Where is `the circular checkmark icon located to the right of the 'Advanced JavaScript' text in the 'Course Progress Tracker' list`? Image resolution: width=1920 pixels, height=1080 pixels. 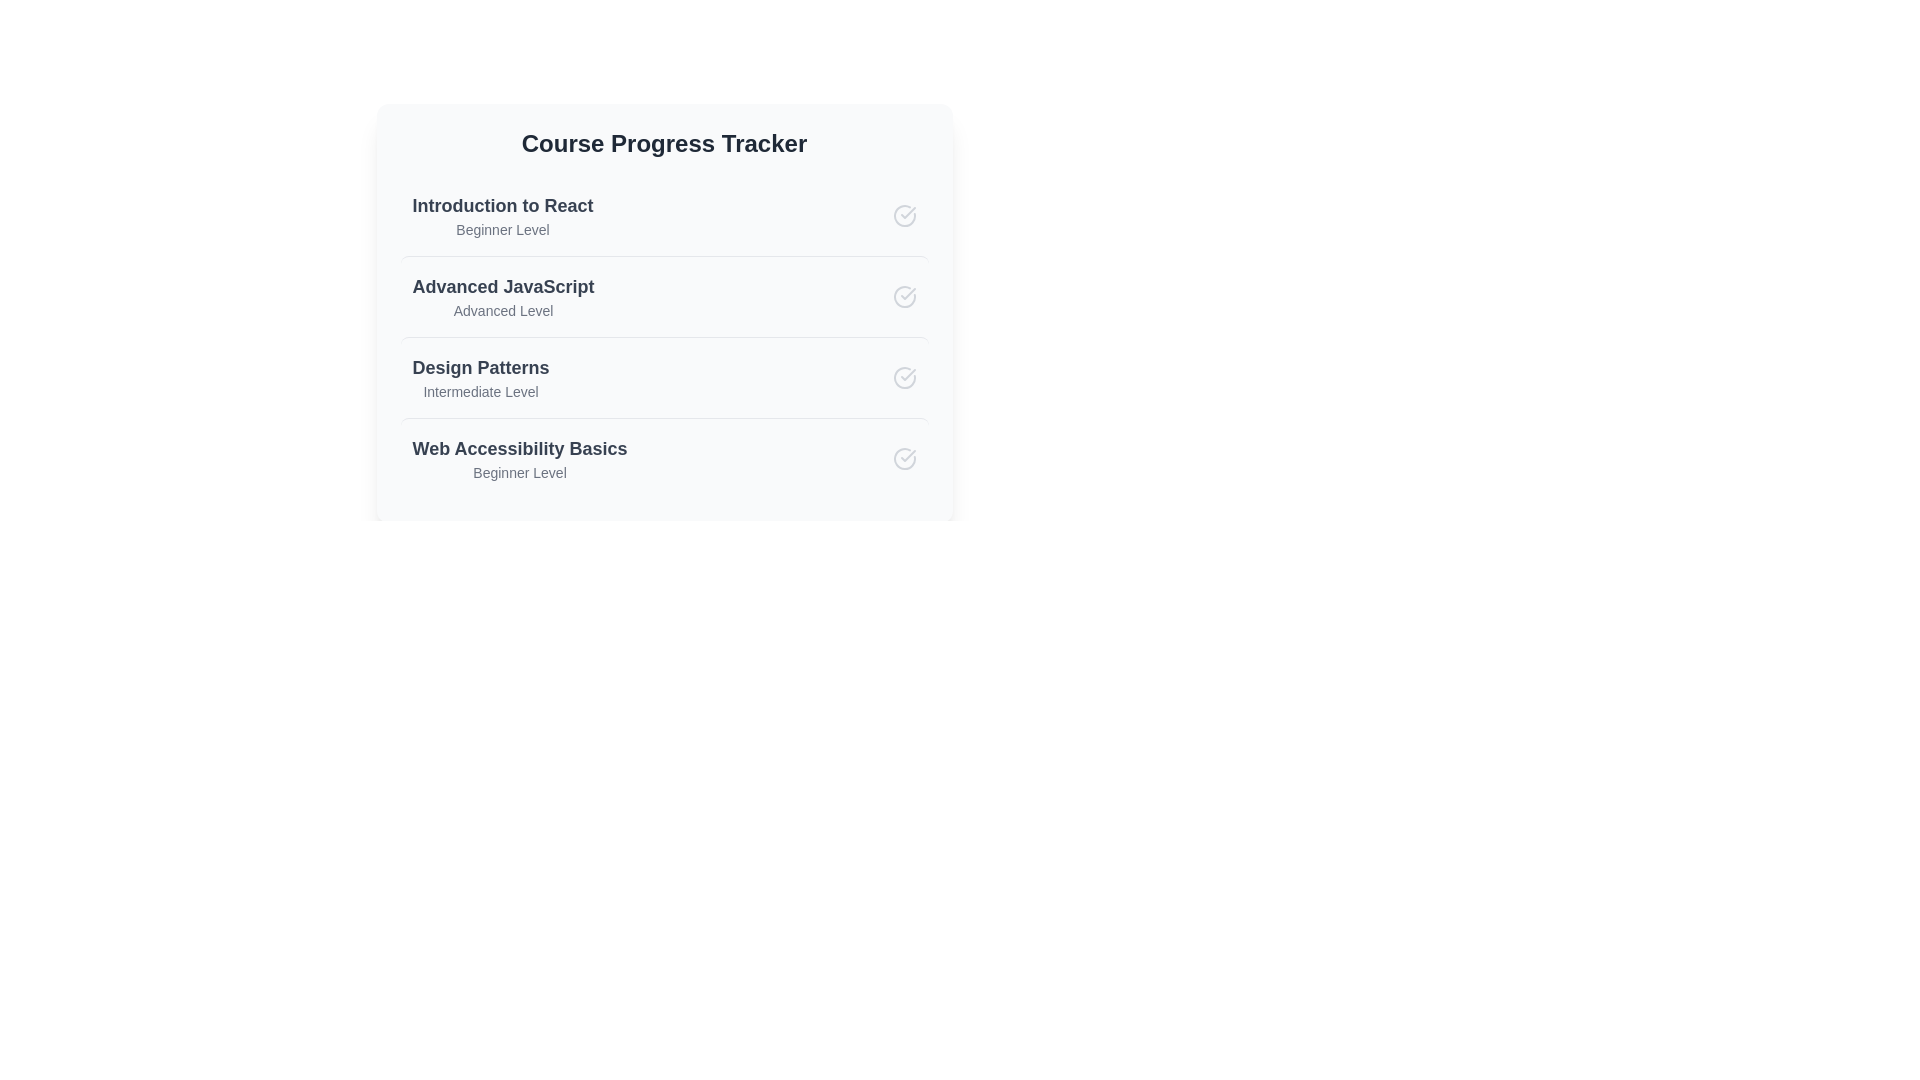
the circular checkmark icon located to the right of the 'Advanced JavaScript' text in the 'Course Progress Tracker' list is located at coordinates (903, 297).